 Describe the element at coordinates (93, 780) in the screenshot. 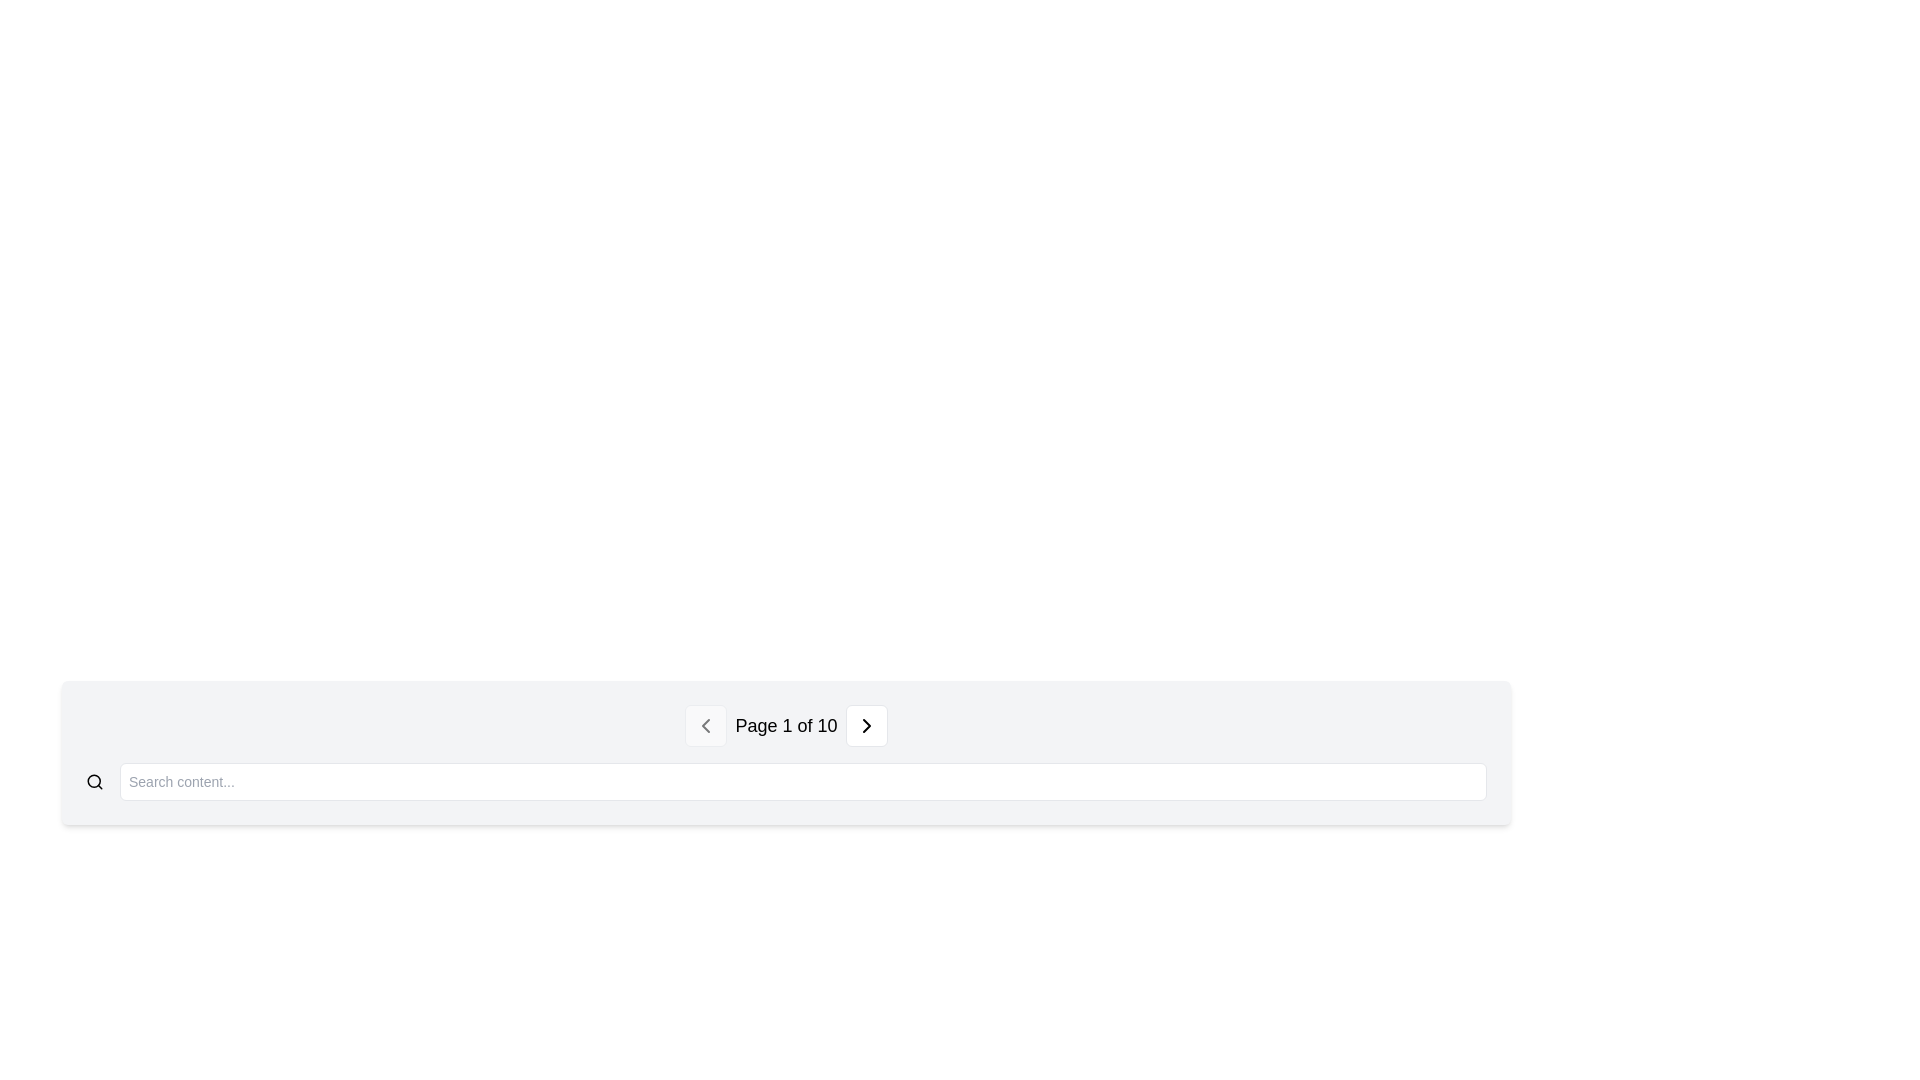

I see `the circular part of the search icon located at the left end of the horizontal search input bar` at that location.